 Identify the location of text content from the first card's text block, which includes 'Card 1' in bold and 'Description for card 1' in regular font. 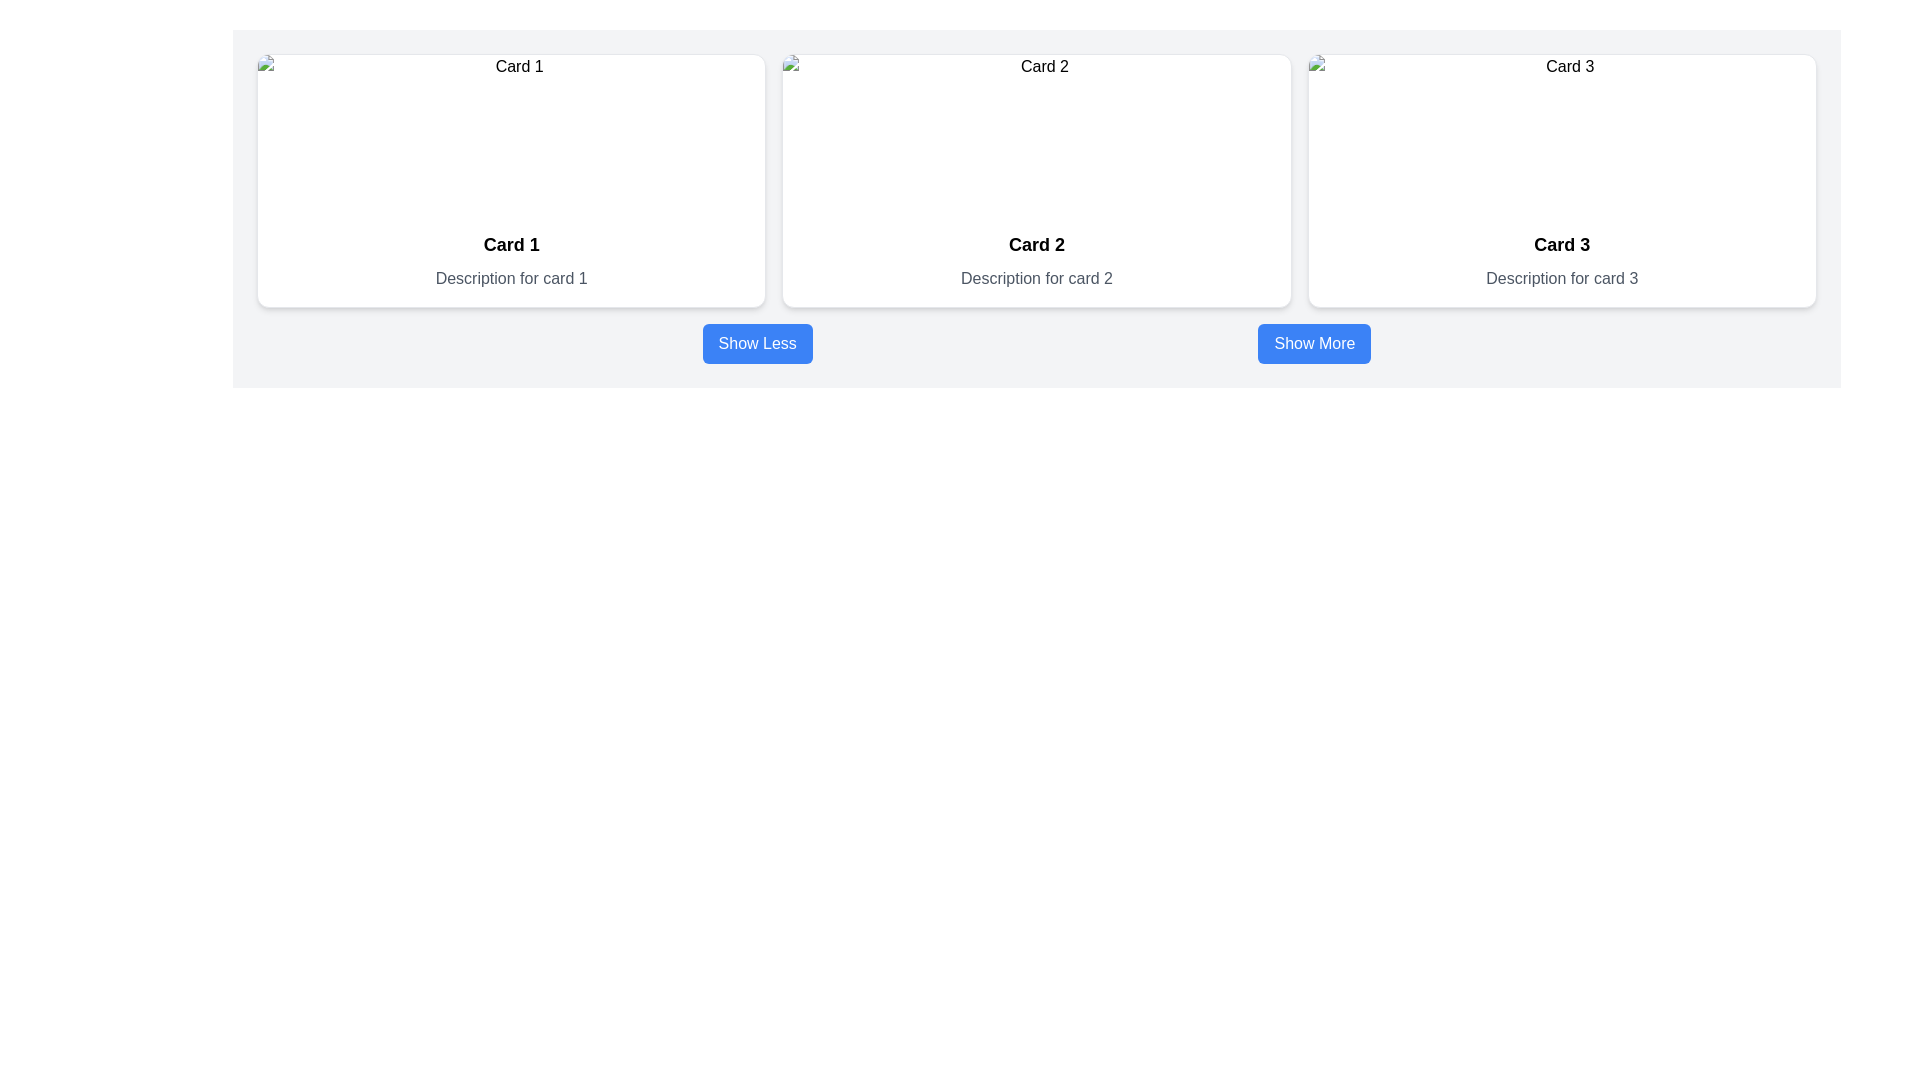
(511, 260).